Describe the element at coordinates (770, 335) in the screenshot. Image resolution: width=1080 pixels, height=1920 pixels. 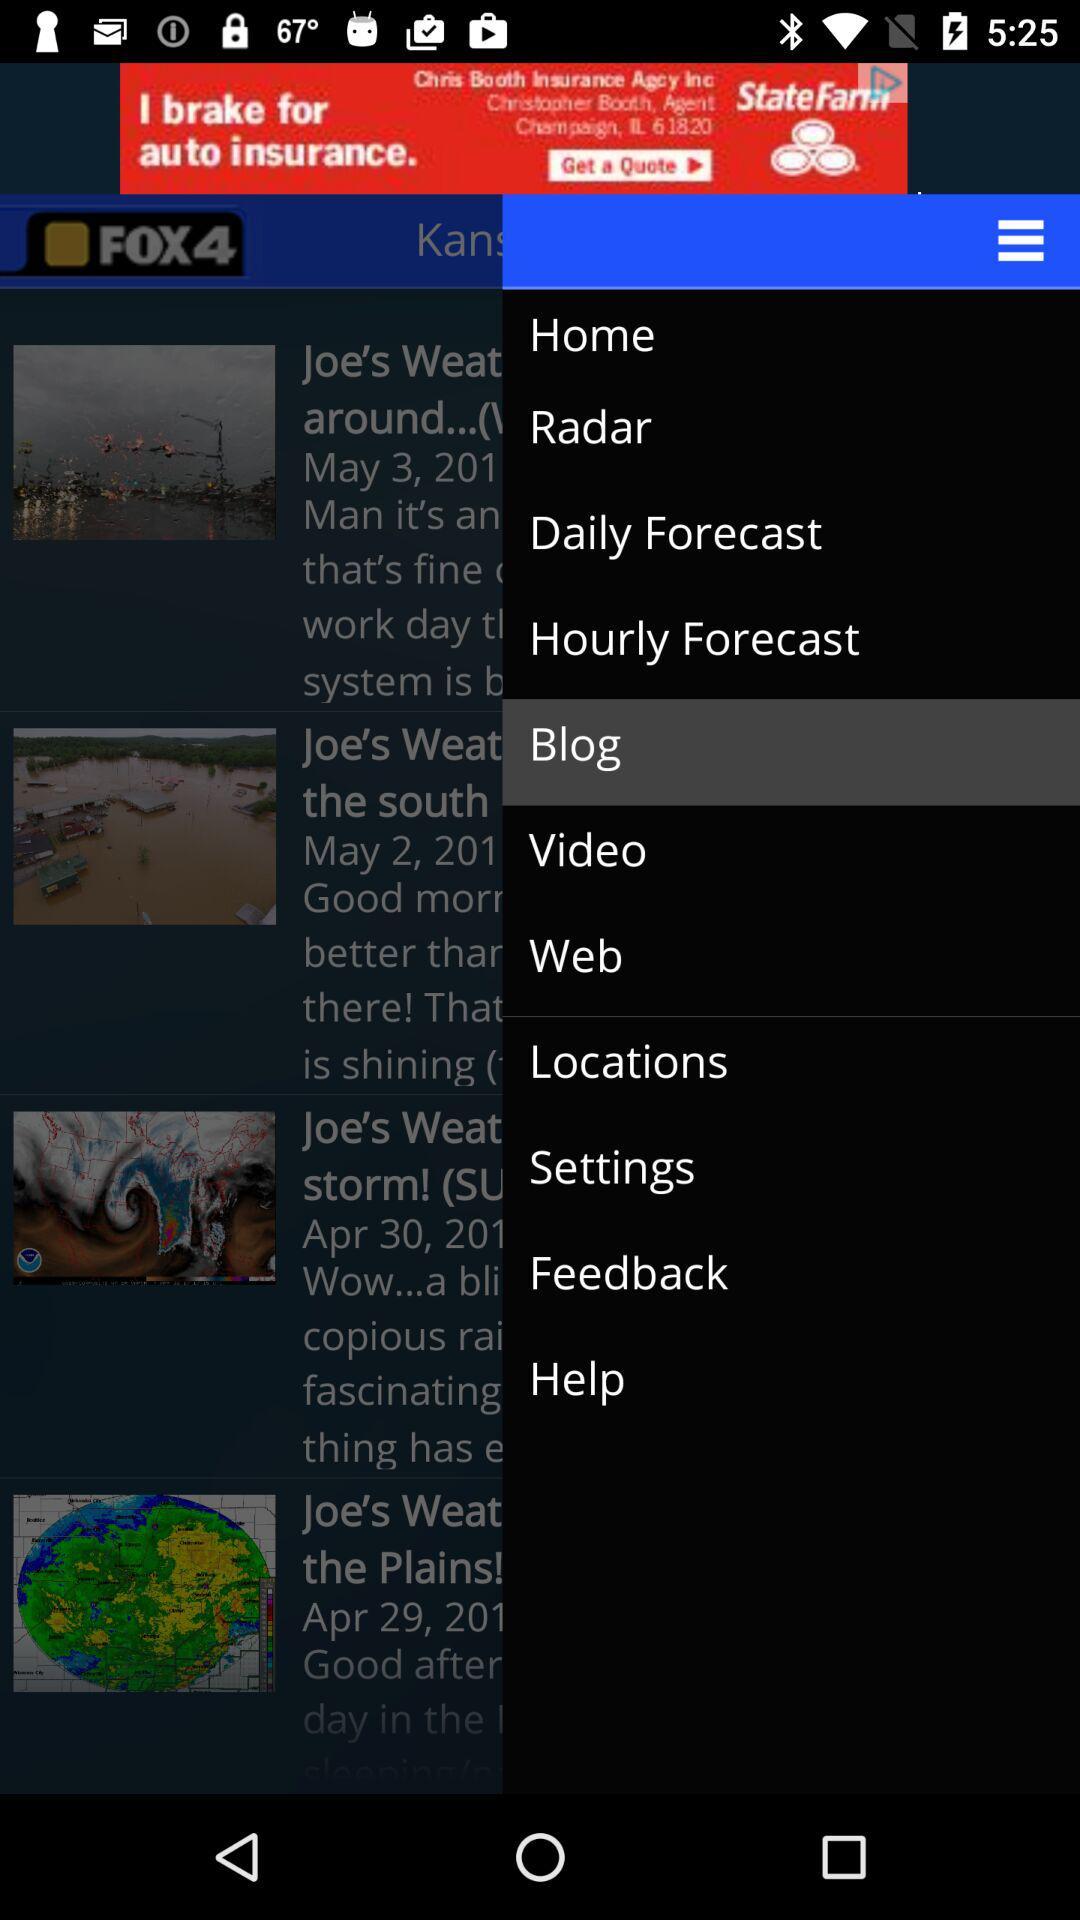
I see `the icon above radar icon` at that location.